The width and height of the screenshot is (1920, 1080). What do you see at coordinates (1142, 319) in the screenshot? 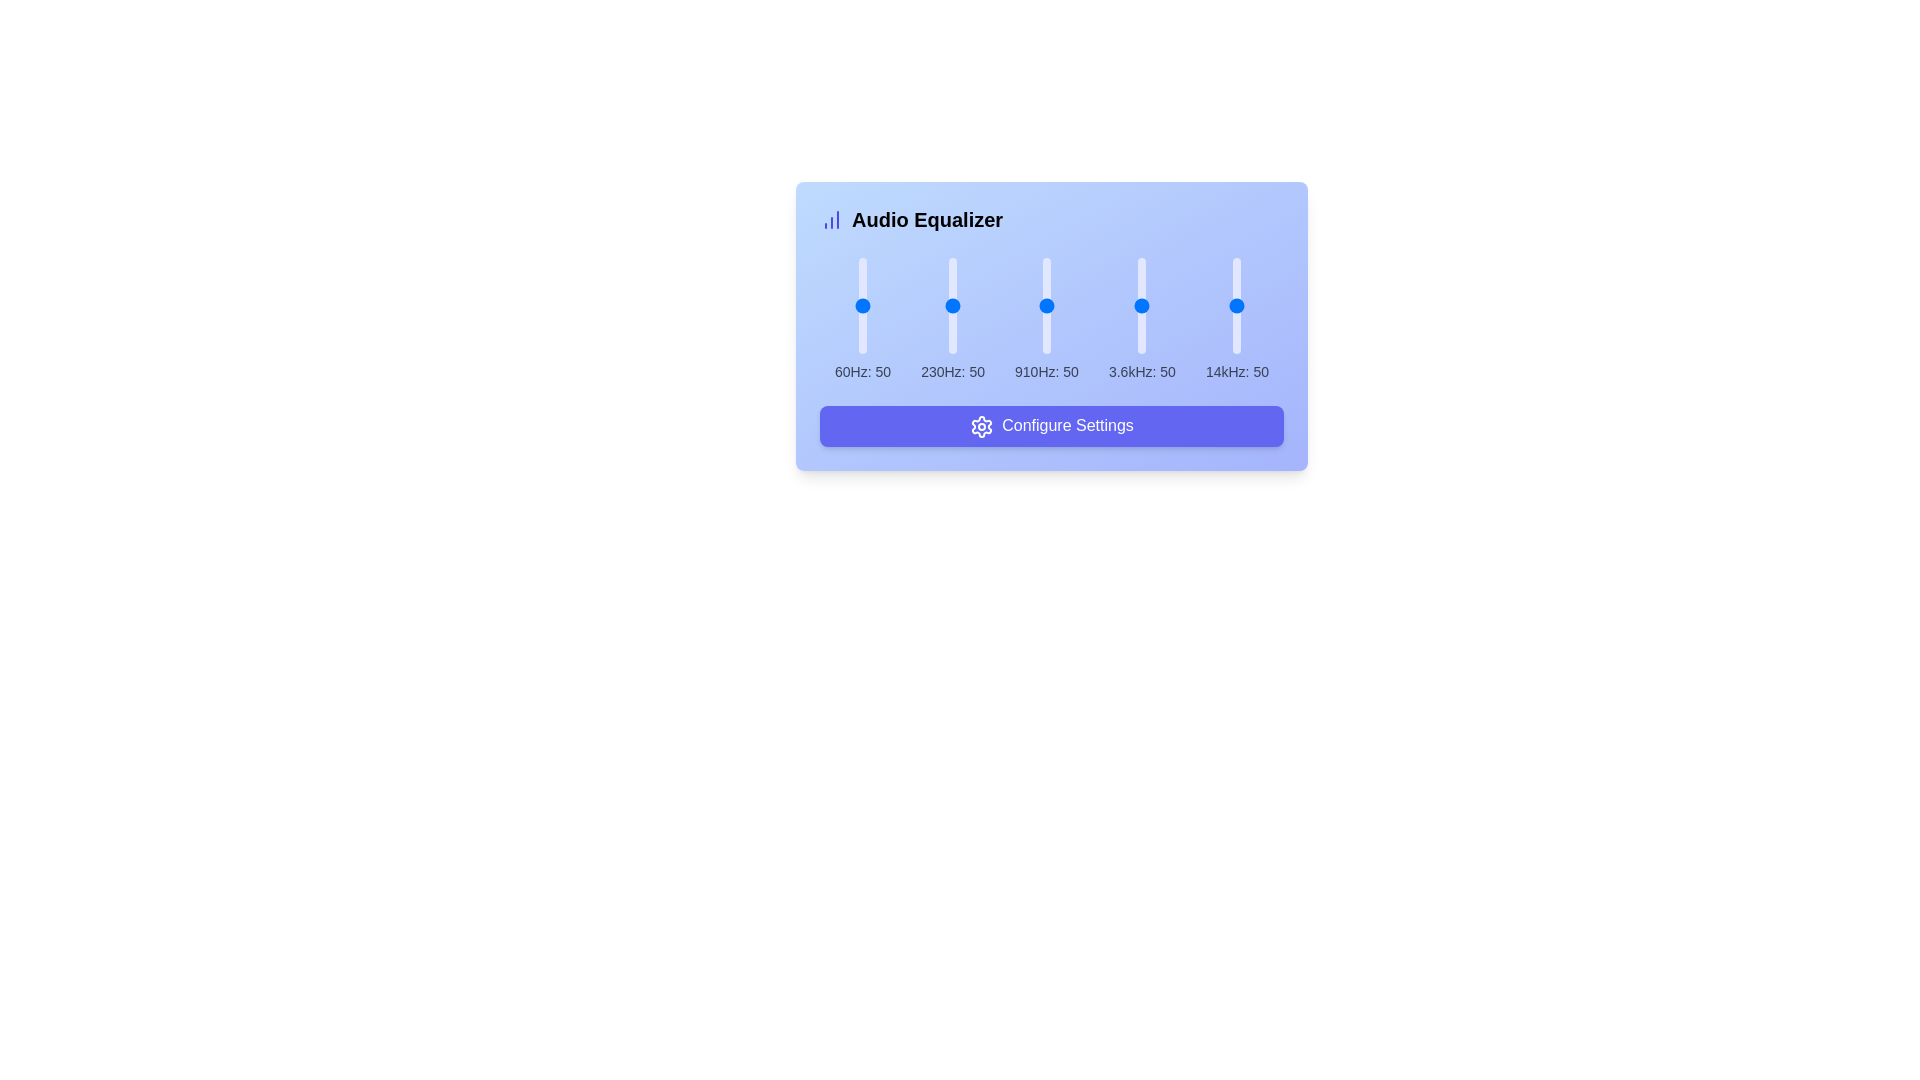
I see `the 3.6kHz audio equalizer slider` at bounding box center [1142, 319].